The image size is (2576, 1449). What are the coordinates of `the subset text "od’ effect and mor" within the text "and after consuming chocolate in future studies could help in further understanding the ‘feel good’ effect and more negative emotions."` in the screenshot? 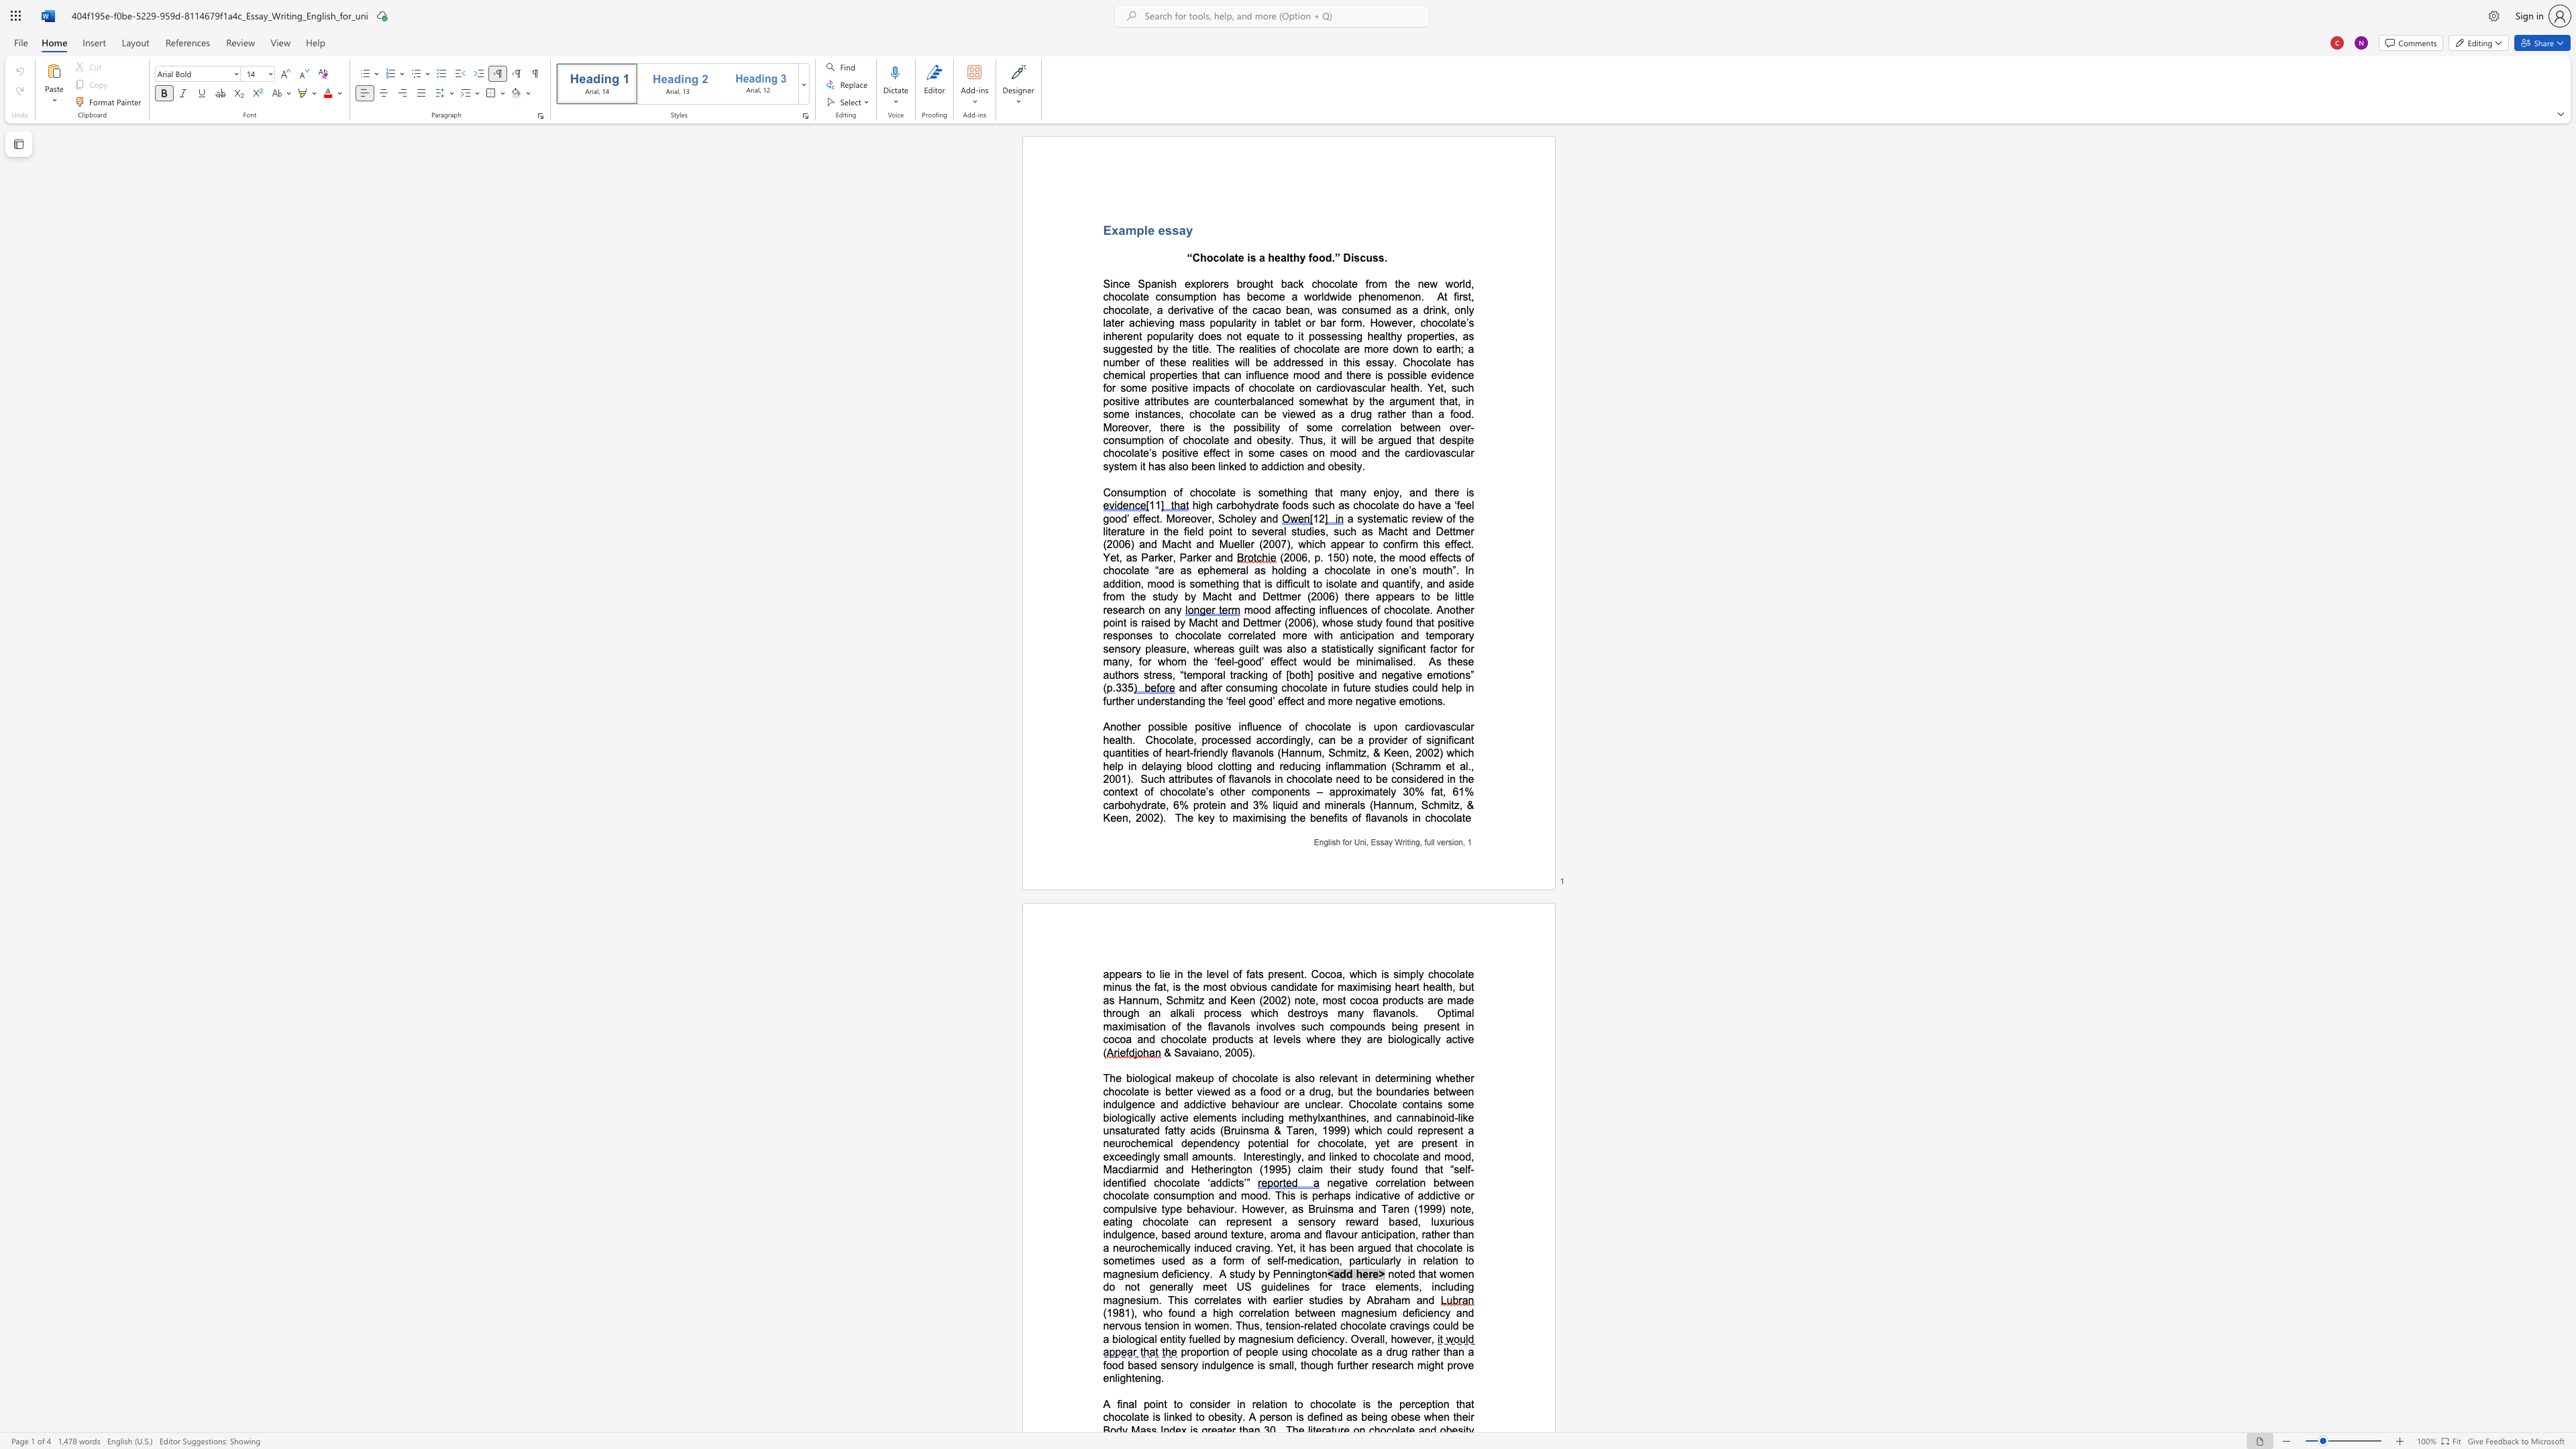 It's located at (1260, 700).